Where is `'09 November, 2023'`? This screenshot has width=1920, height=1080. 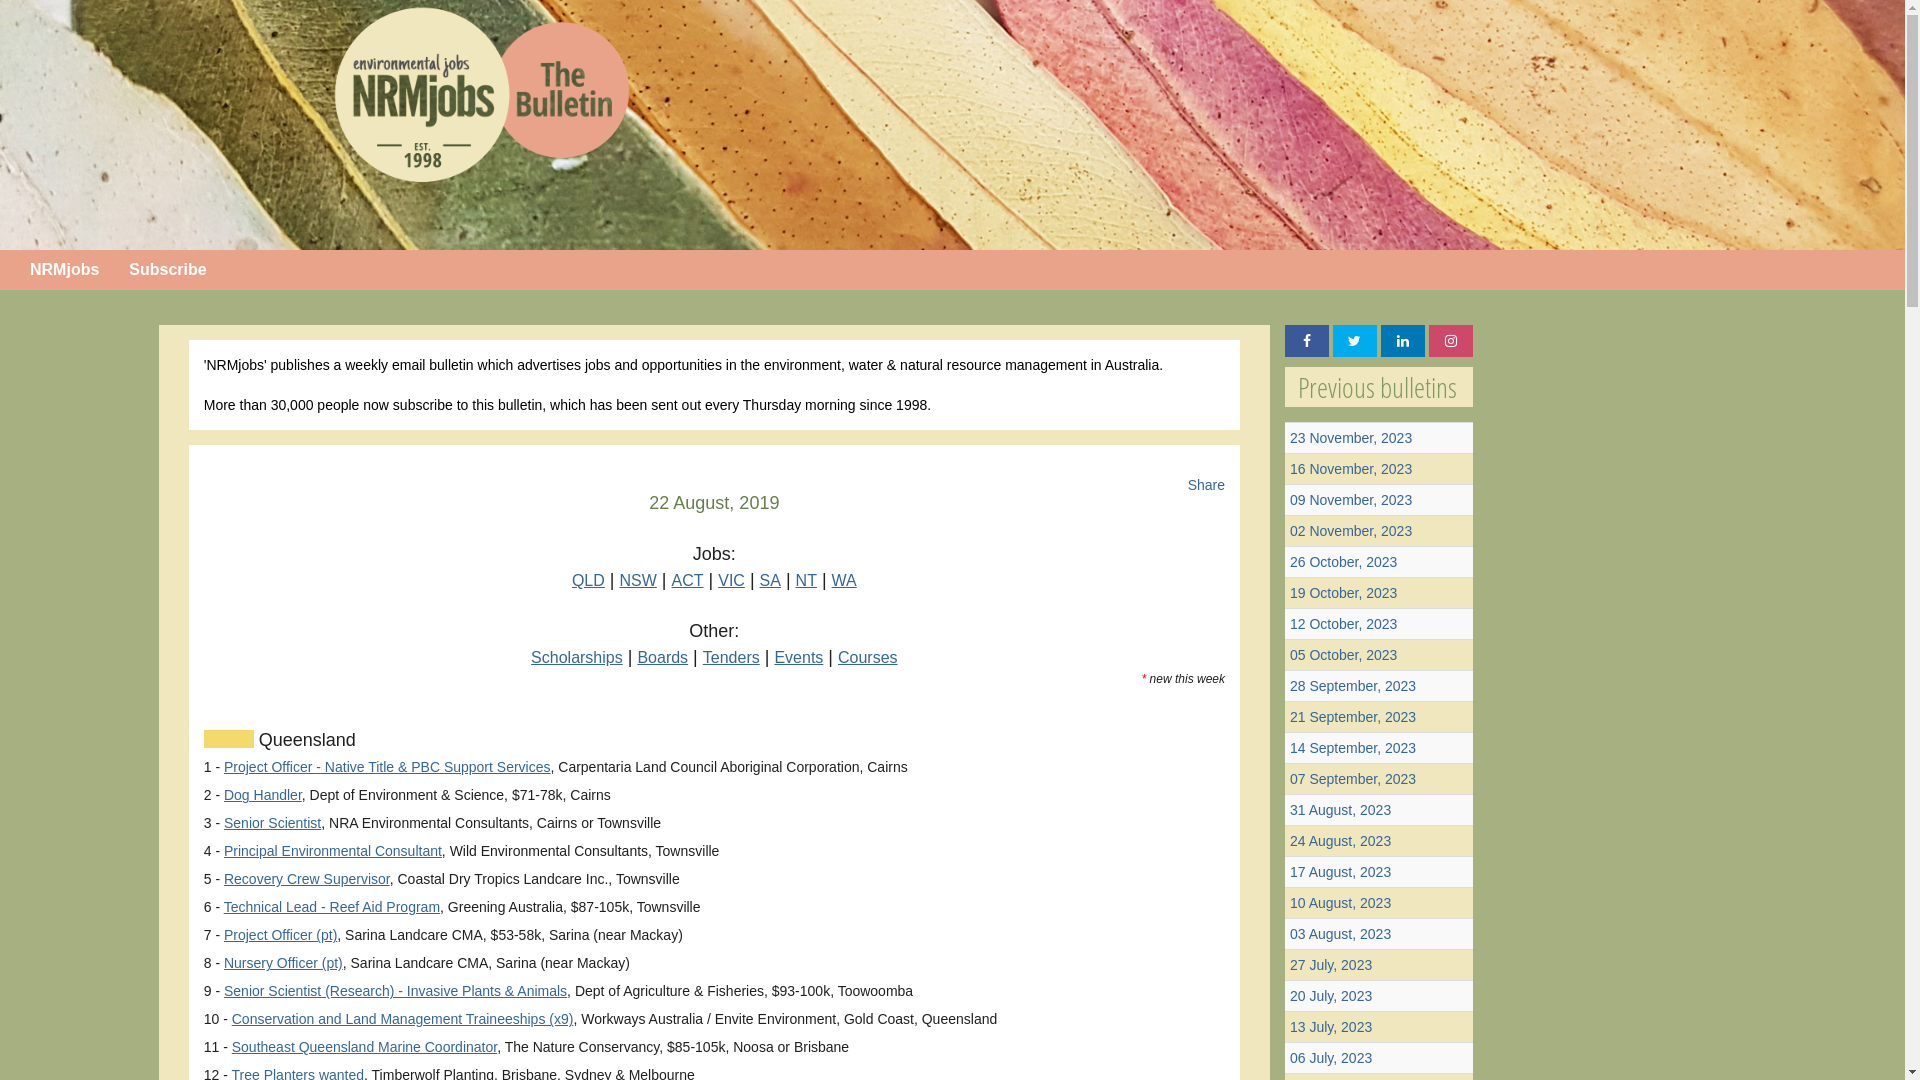 '09 November, 2023' is located at coordinates (1350, 499).